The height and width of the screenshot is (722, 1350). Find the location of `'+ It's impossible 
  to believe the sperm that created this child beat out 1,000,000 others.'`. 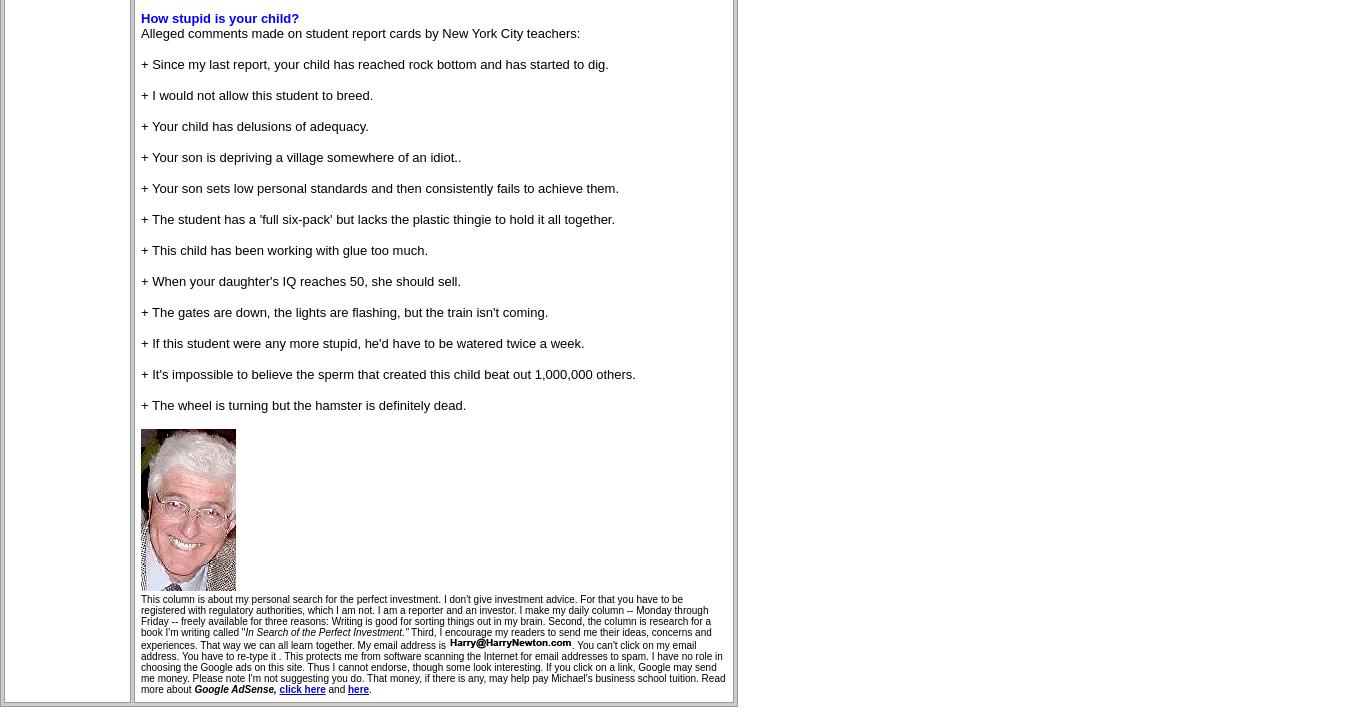

'+ It's impossible 
  to believe the sperm that created this child beat out 1,000,000 others.' is located at coordinates (387, 374).